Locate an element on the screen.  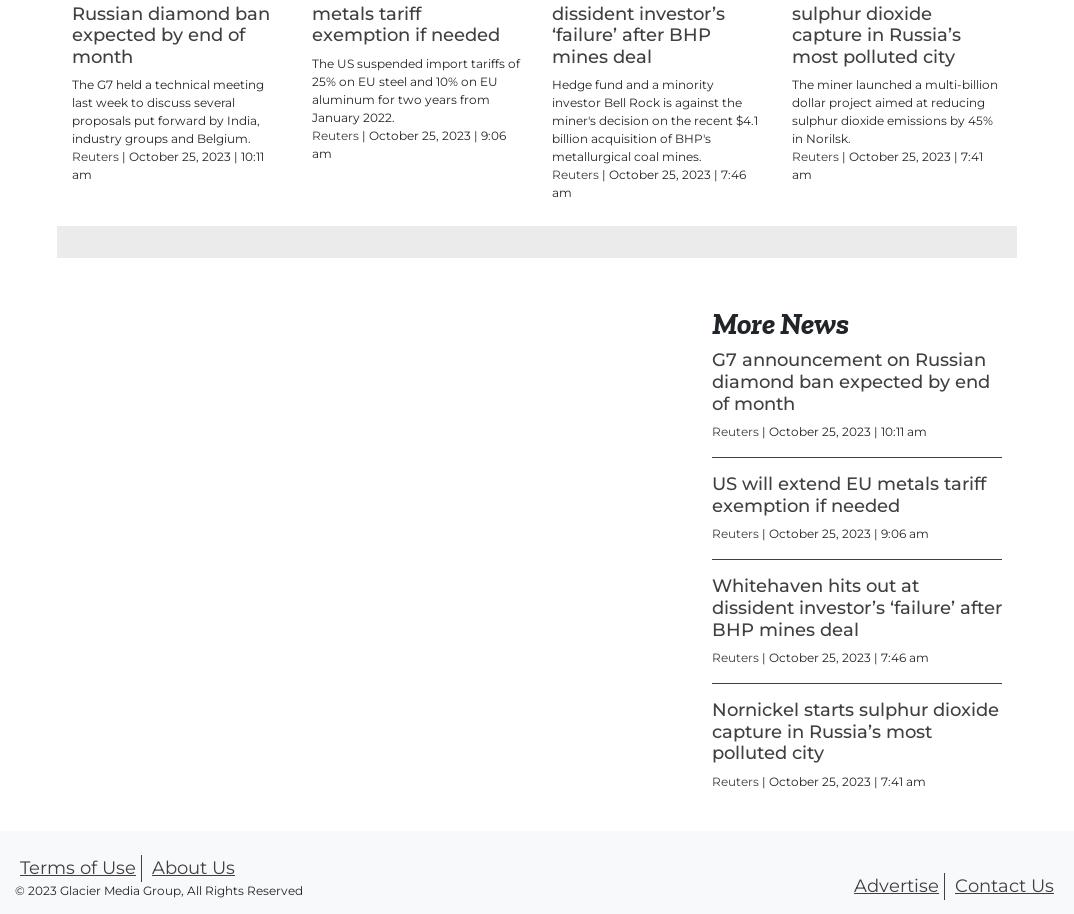
'© 2023 Glacier Media Group, All Rights Reserved' is located at coordinates (14, 889).